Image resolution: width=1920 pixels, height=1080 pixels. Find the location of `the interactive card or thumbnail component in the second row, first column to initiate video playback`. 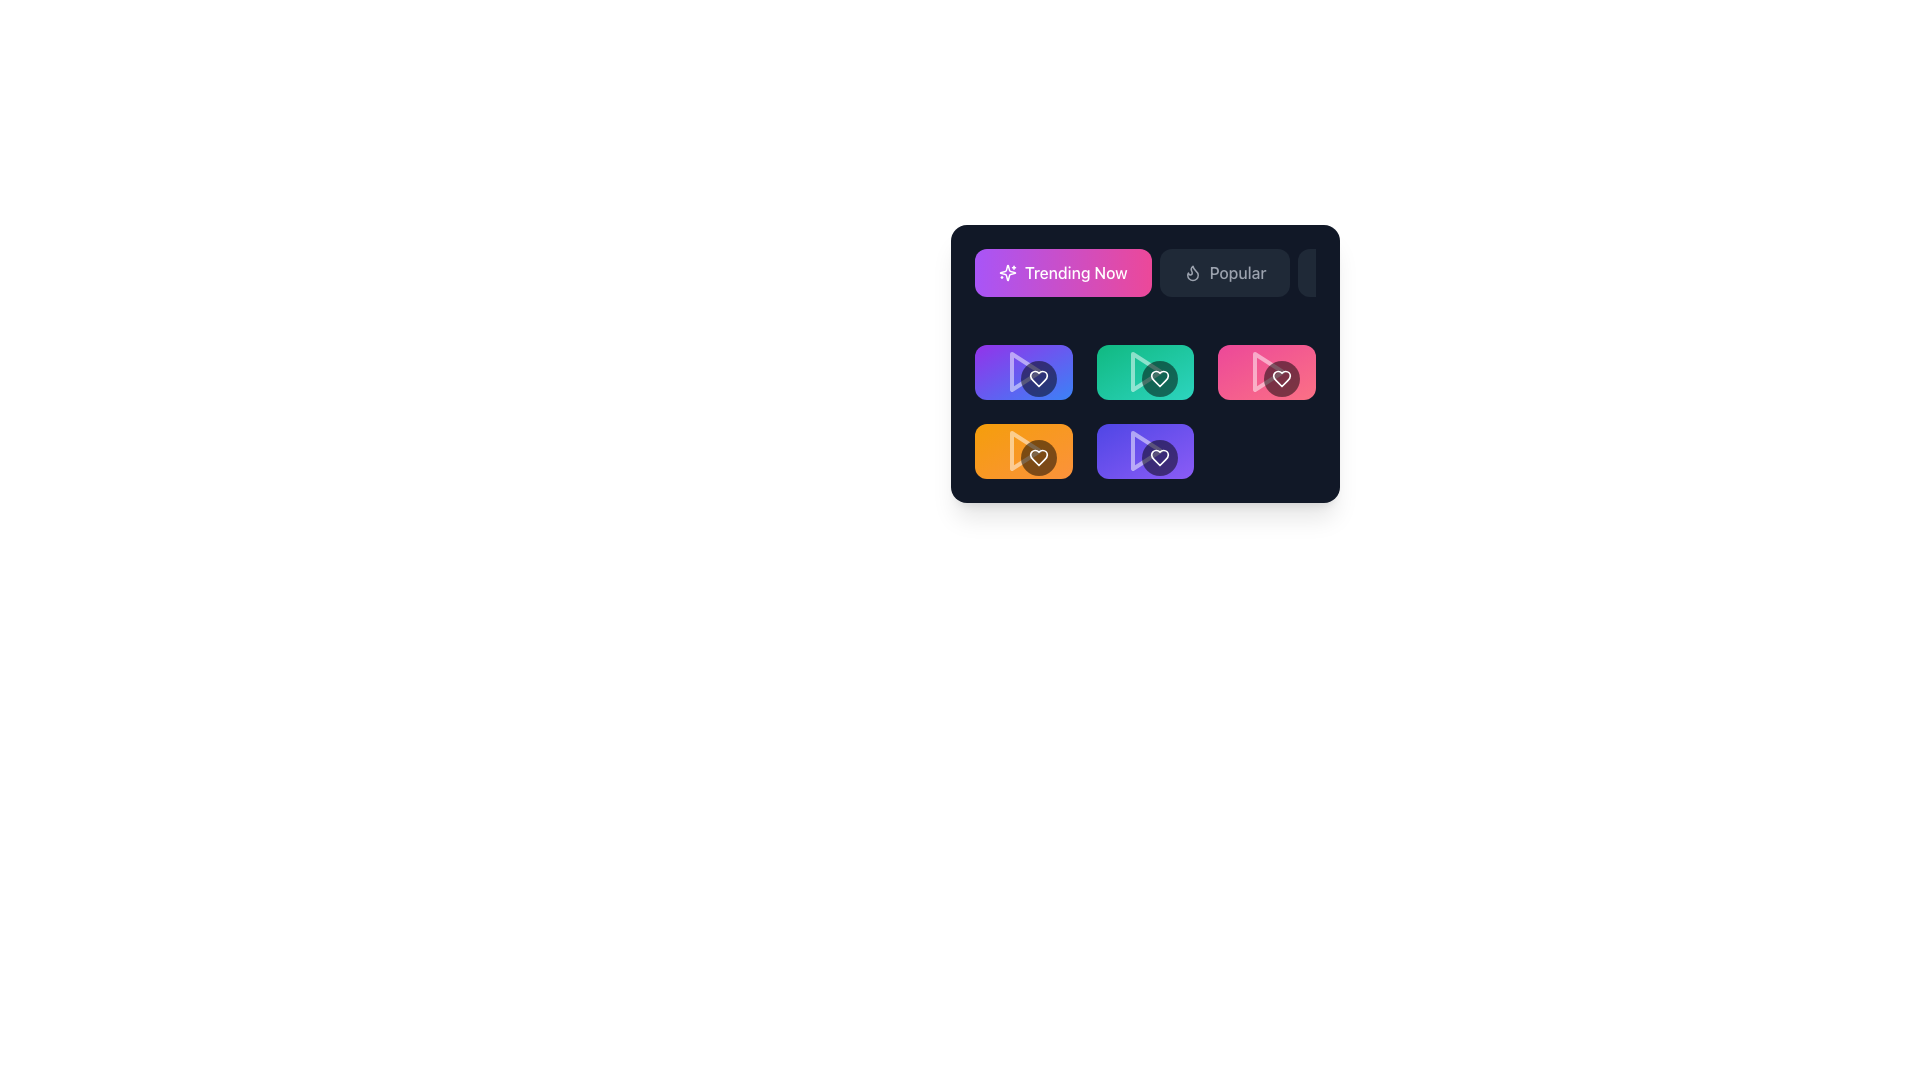

the interactive card or thumbnail component in the second row, first column to initiate video playback is located at coordinates (1023, 372).